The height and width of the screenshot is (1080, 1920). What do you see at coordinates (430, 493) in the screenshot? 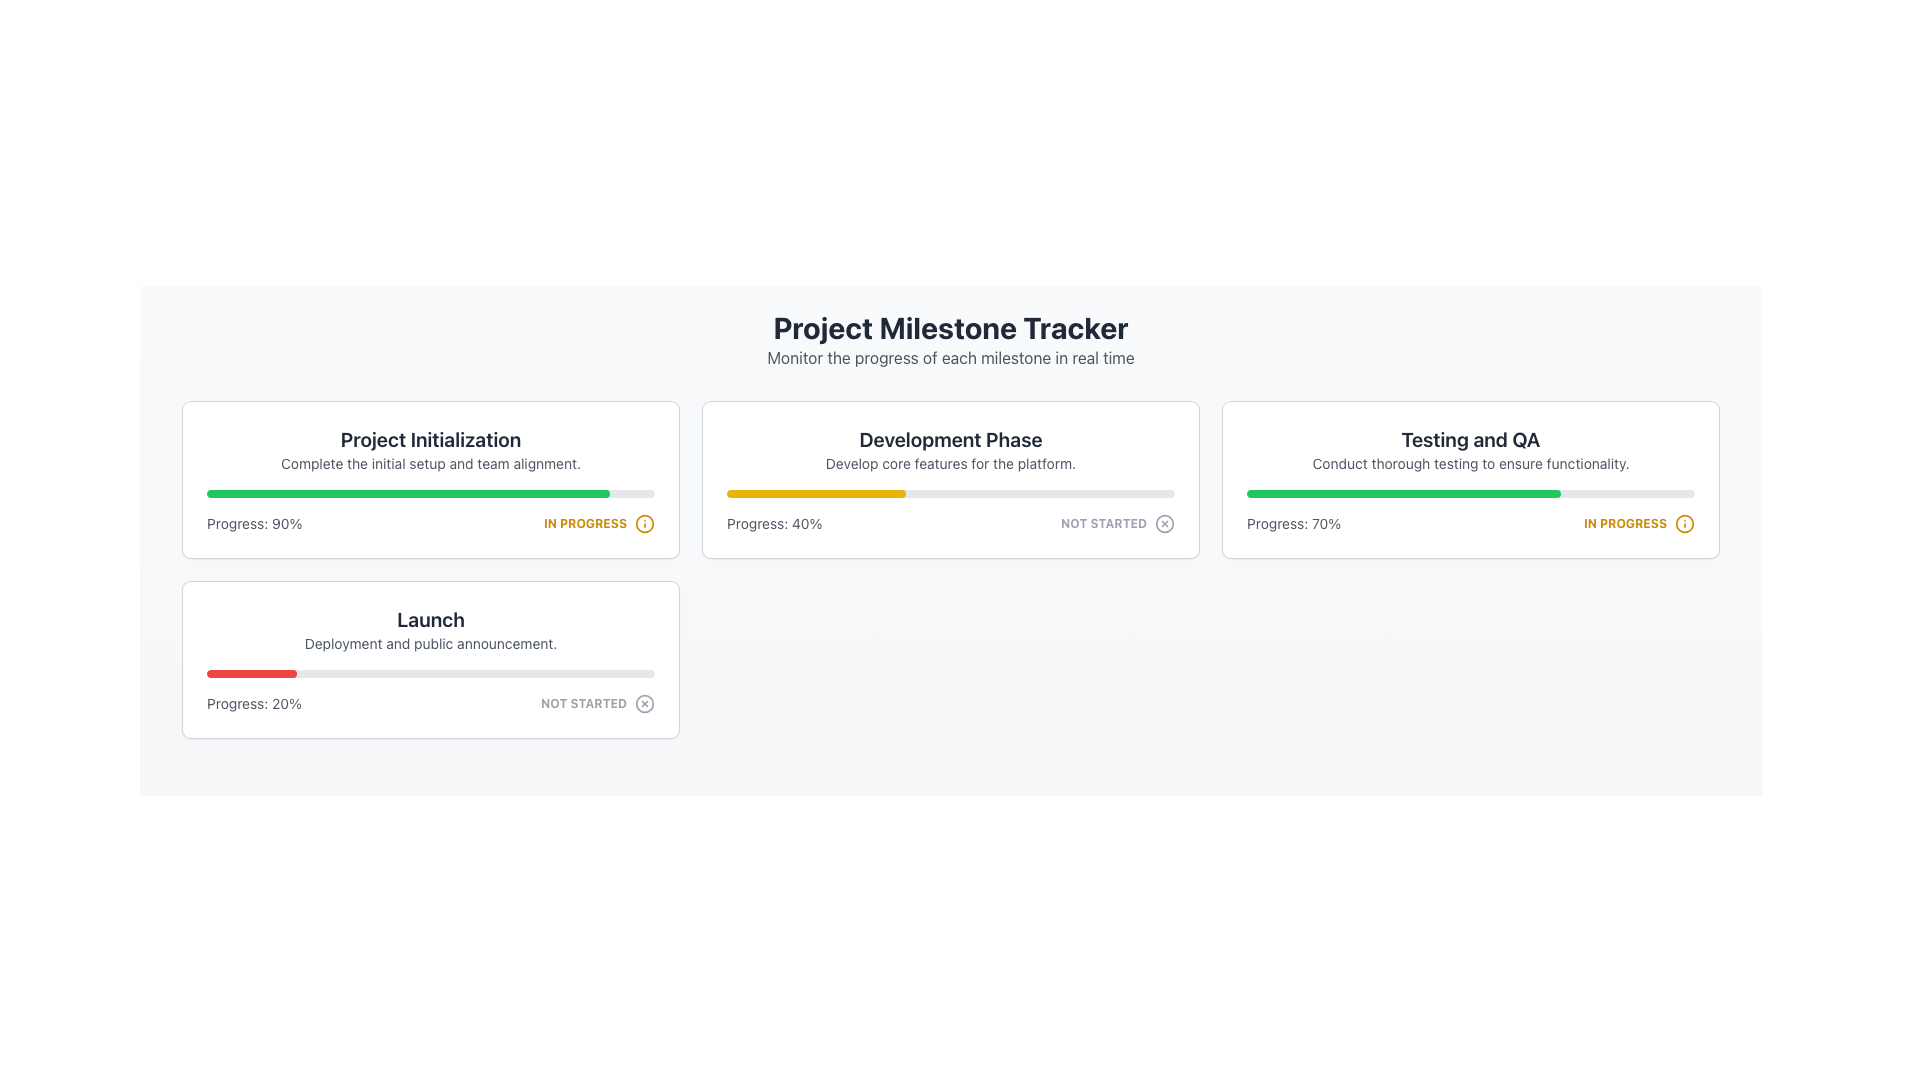
I see `the progress bar with a green background, which represents a 90% completion status, located within the 'Project Initialization' milestone card` at bounding box center [430, 493].